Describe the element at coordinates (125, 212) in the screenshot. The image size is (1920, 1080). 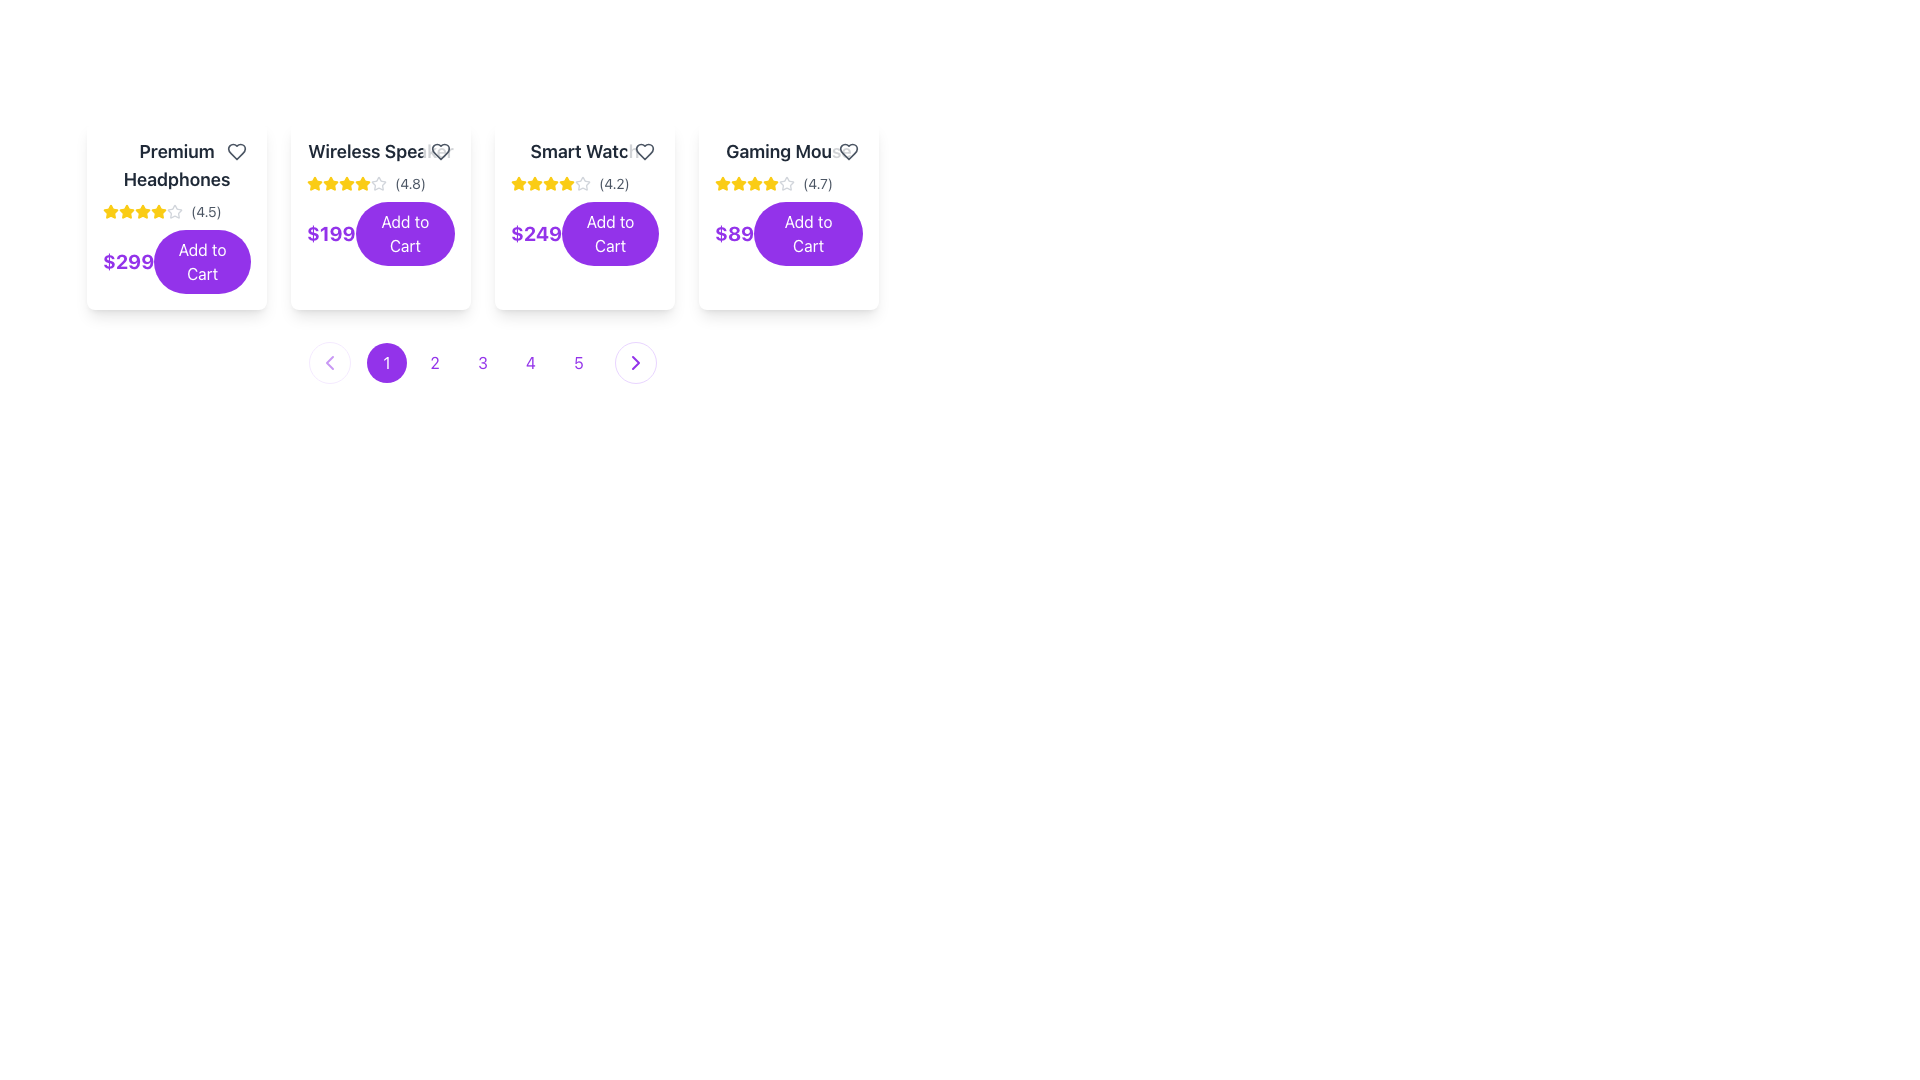
I see `the third filled star in the rating scale for the product 'Premium Headphones', which visually represents a unit of the product's rating` at that location.